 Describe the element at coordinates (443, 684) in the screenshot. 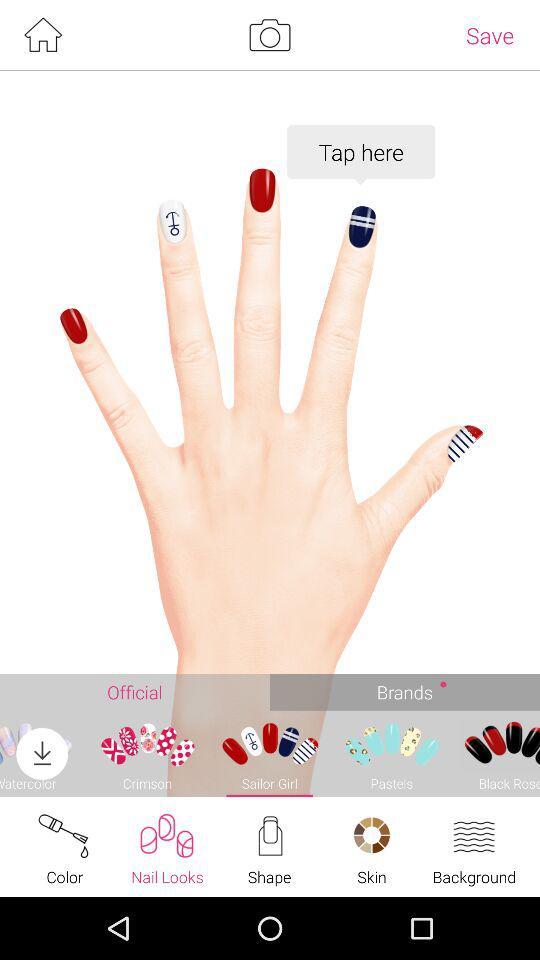

I see `dot which beside brands` at that location.